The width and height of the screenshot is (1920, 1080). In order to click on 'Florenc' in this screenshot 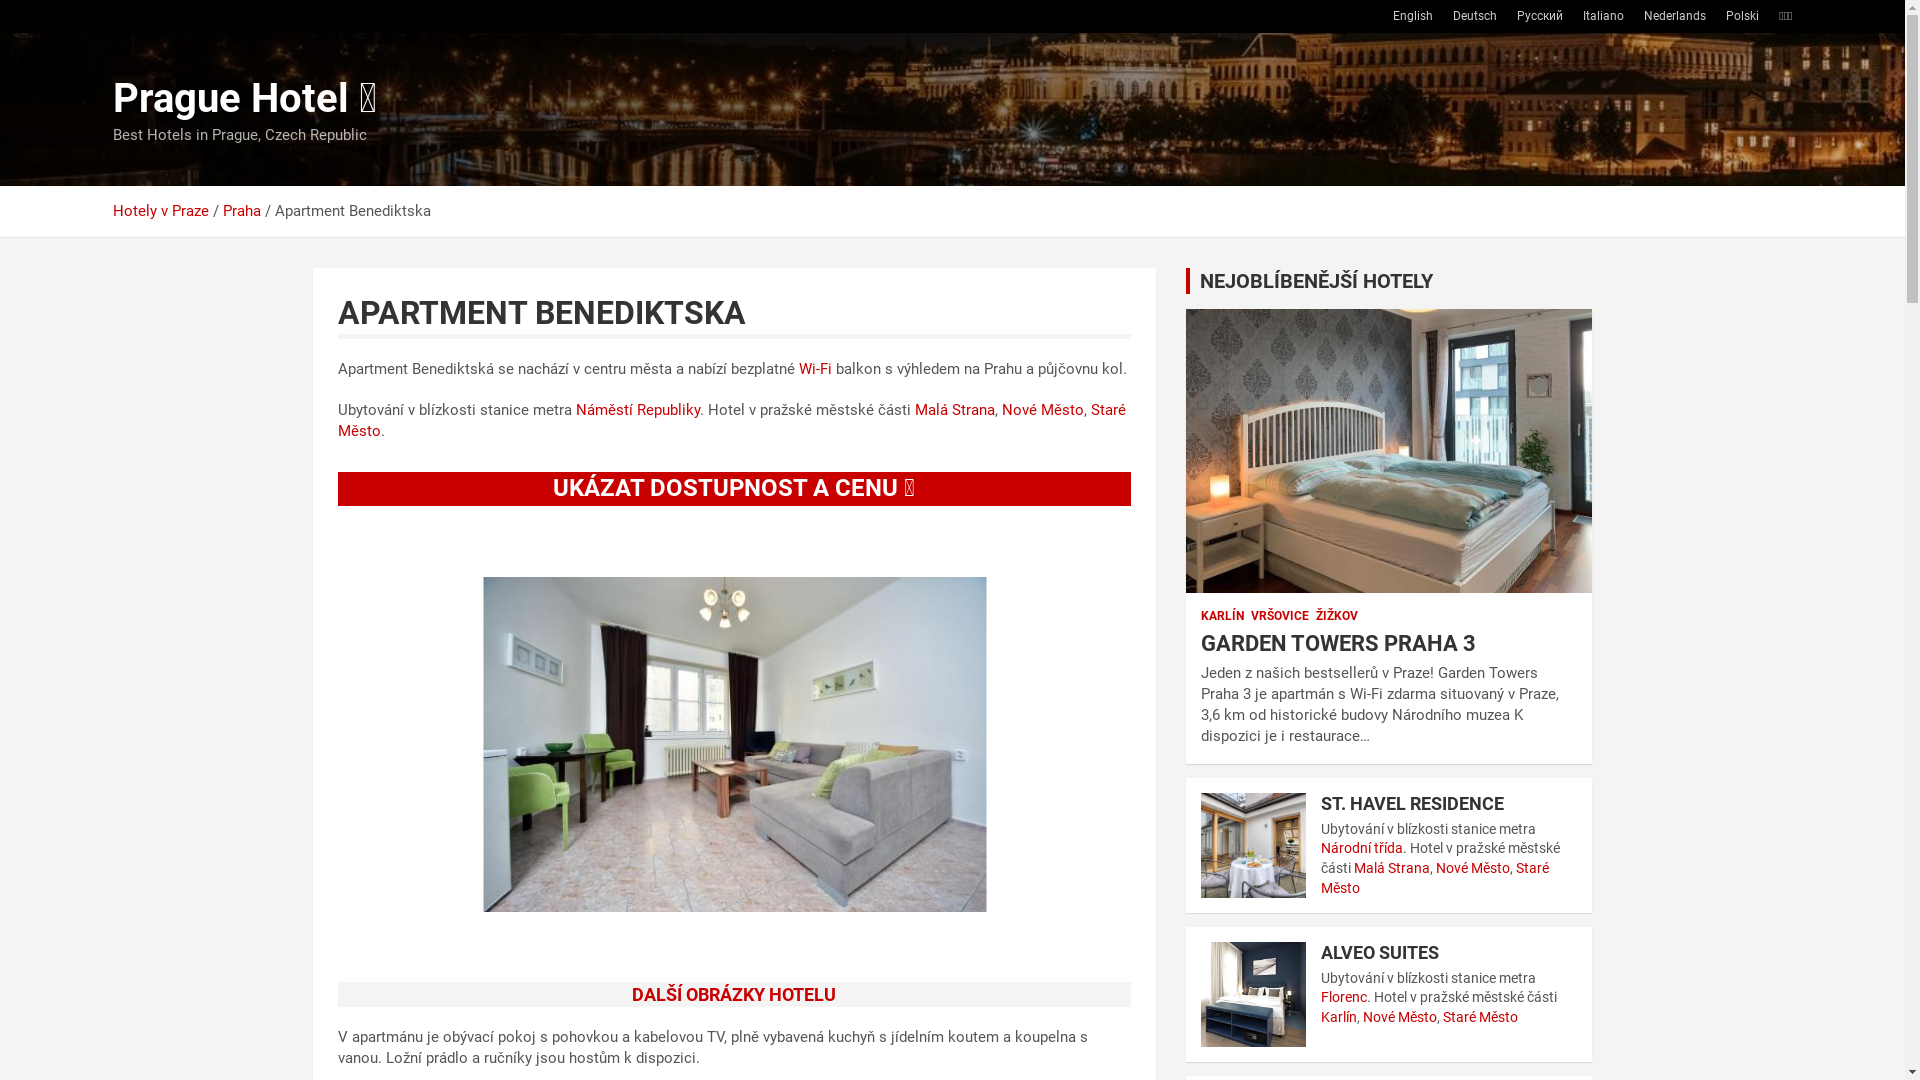, I will do `click(1344, 996)`.